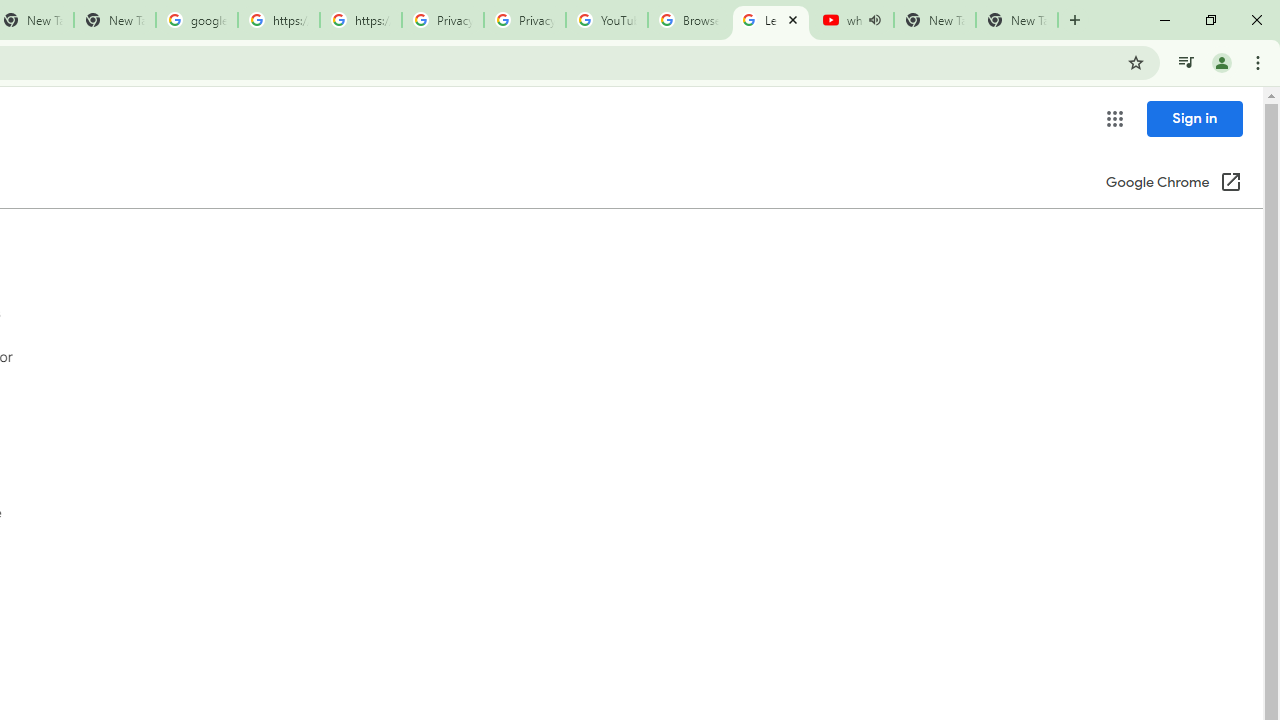 Image resolution: width=1280 pixels, height=720 pixels. I want to click on 'New Tab', so click(1016, 20).